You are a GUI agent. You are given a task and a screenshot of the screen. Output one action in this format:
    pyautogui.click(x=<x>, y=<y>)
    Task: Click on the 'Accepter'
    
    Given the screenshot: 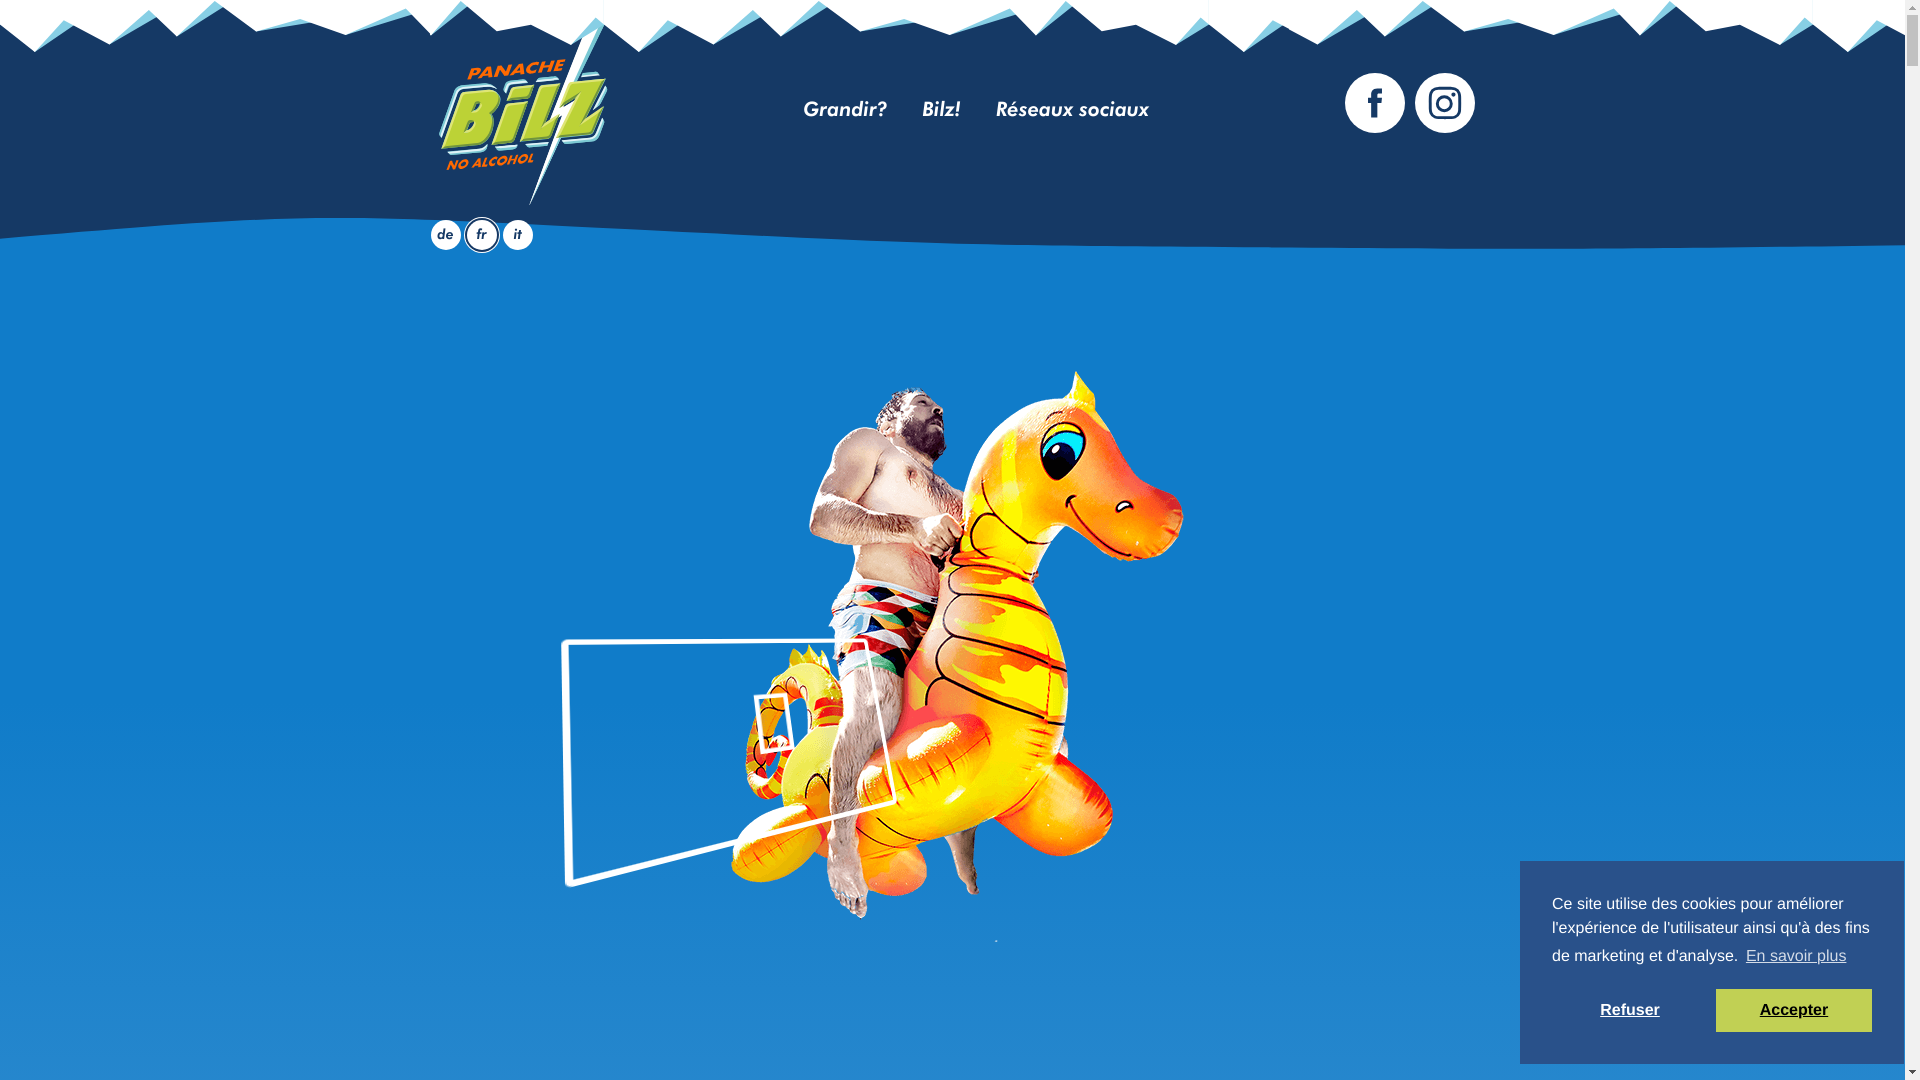 What is the action you would take?
    pyautogui.click(x=1794, y=1010)
    